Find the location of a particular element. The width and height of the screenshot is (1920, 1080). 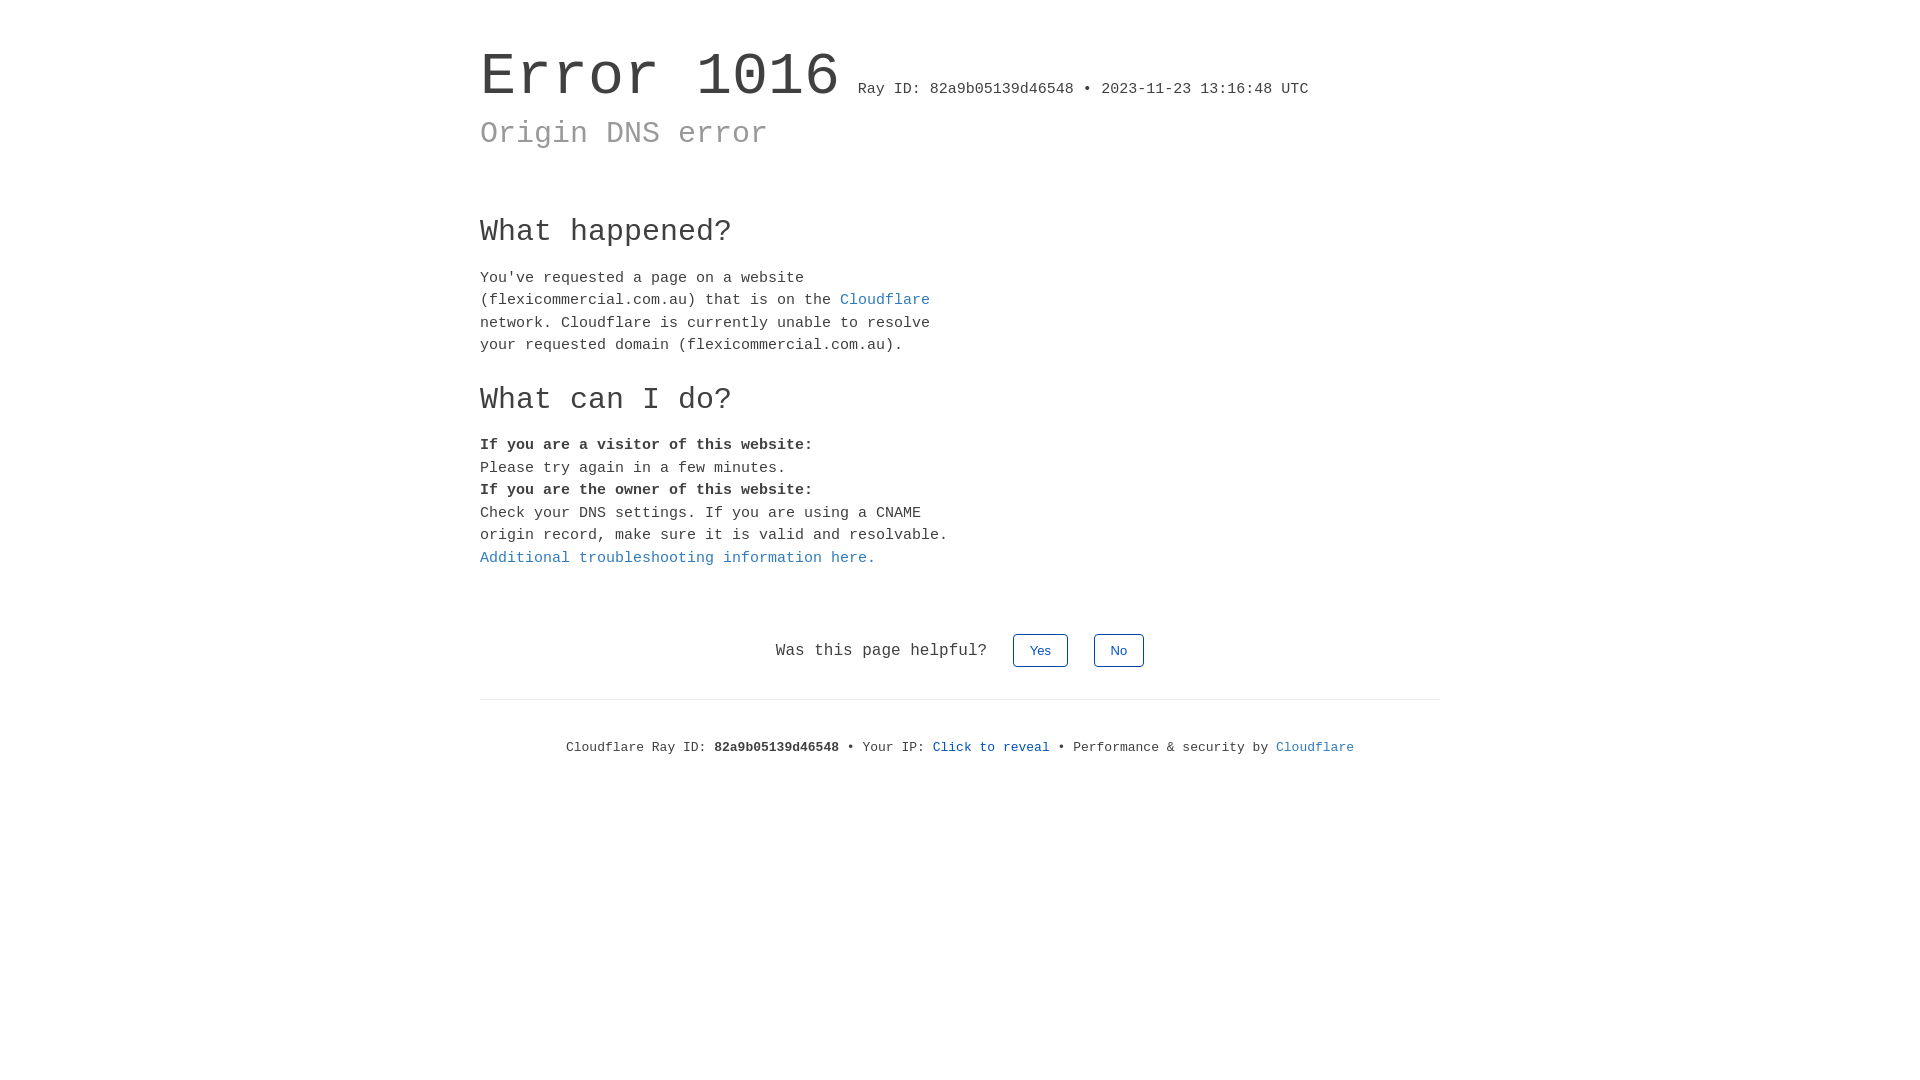

'Cloudflare' is located at coordinates (883, 300).